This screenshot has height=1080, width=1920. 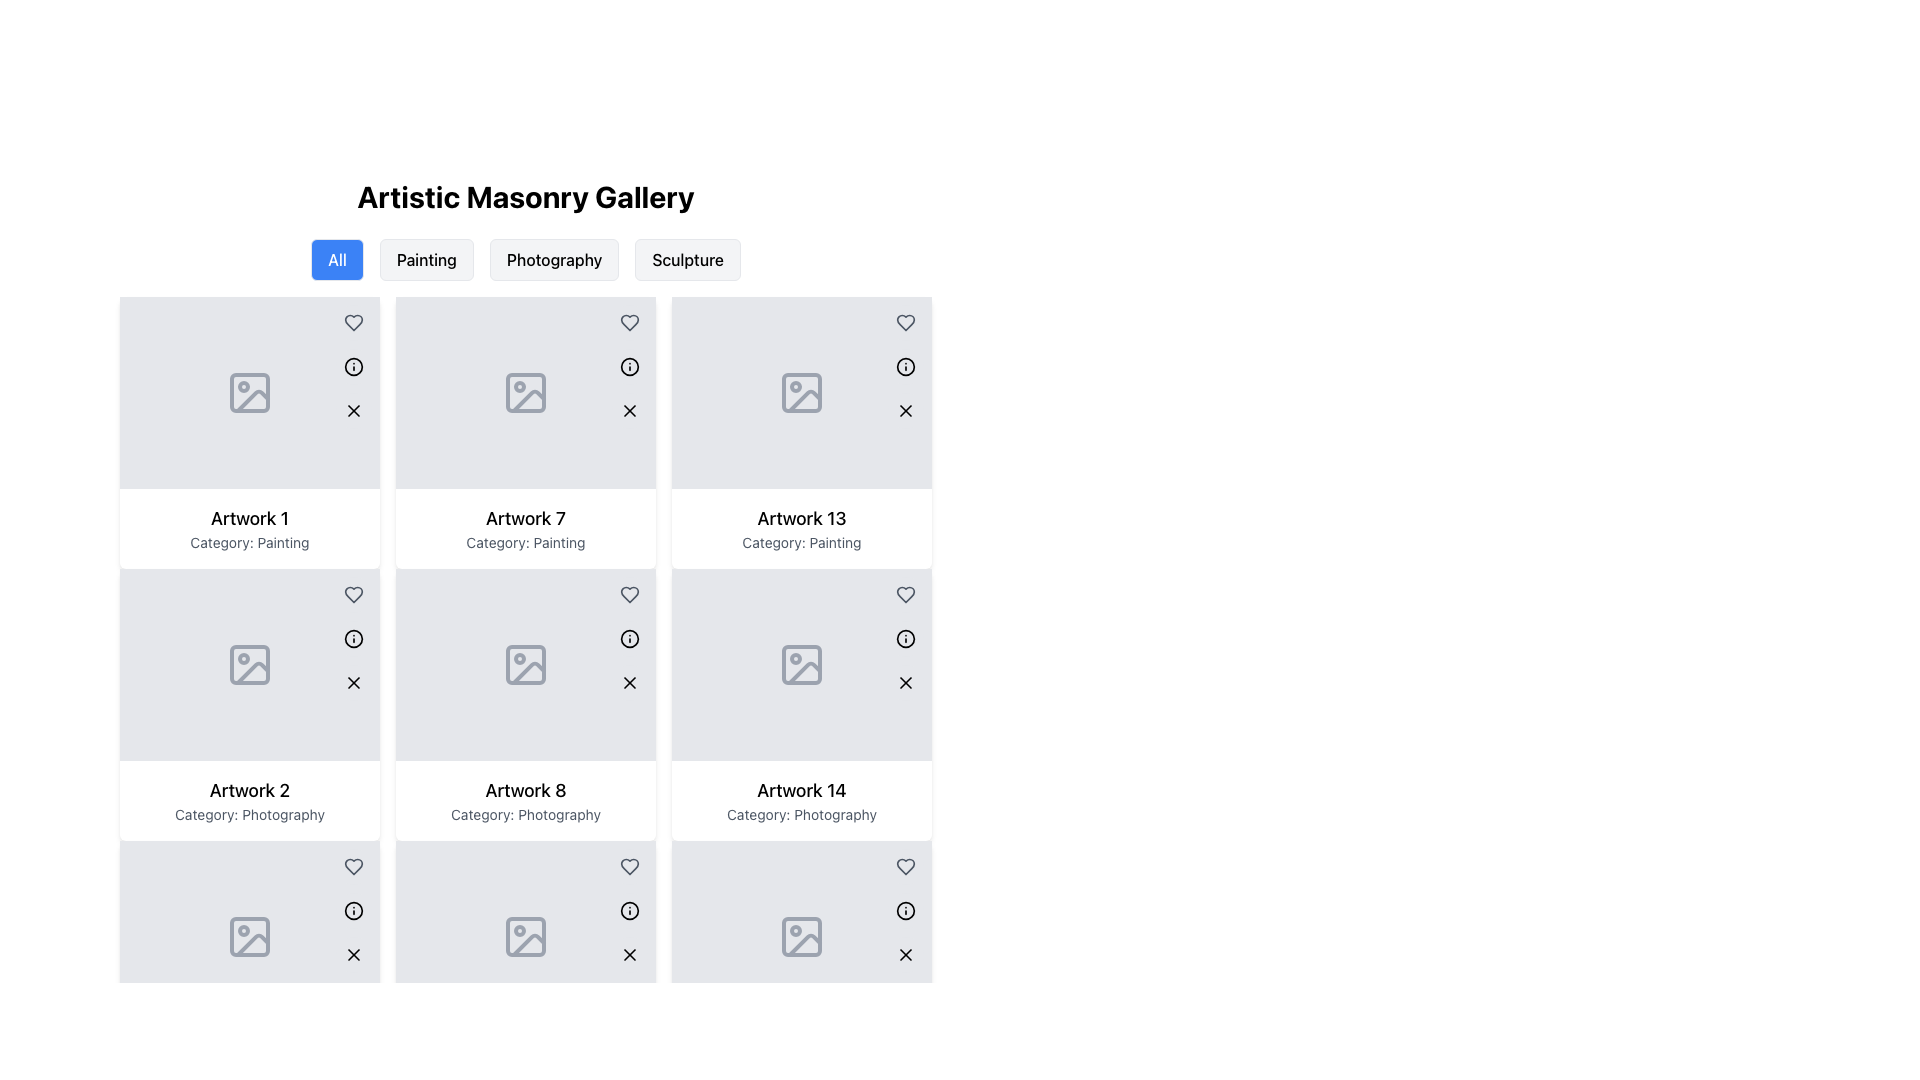 What do you see at coordinates (248, 937) in the screenshot?
I see `the Image Placeholder Icon located in the lower-left corner of the tile labeled 'Artwork 2 Category: Photography'` at bounding box center [248, 937].